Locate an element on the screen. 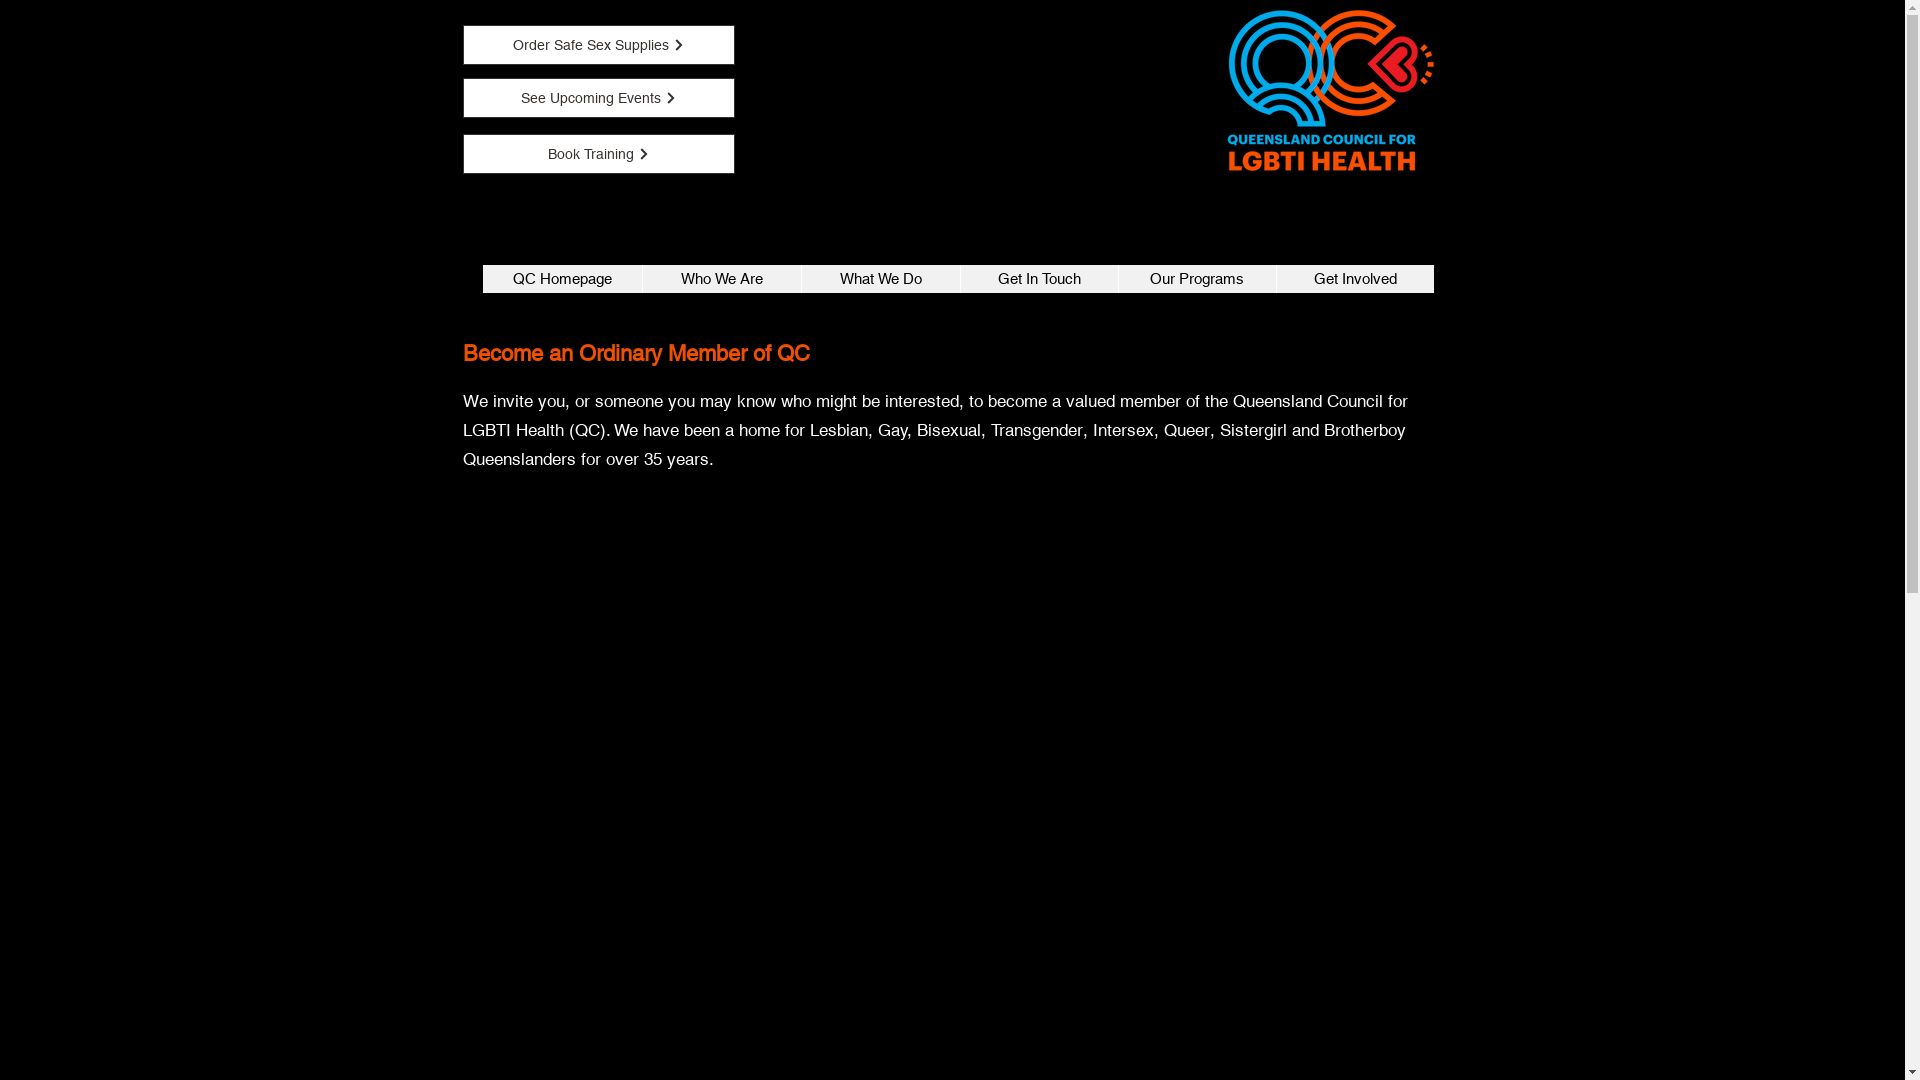  'Order Safe Sex Supplies' is located at coordinates (597, 45).